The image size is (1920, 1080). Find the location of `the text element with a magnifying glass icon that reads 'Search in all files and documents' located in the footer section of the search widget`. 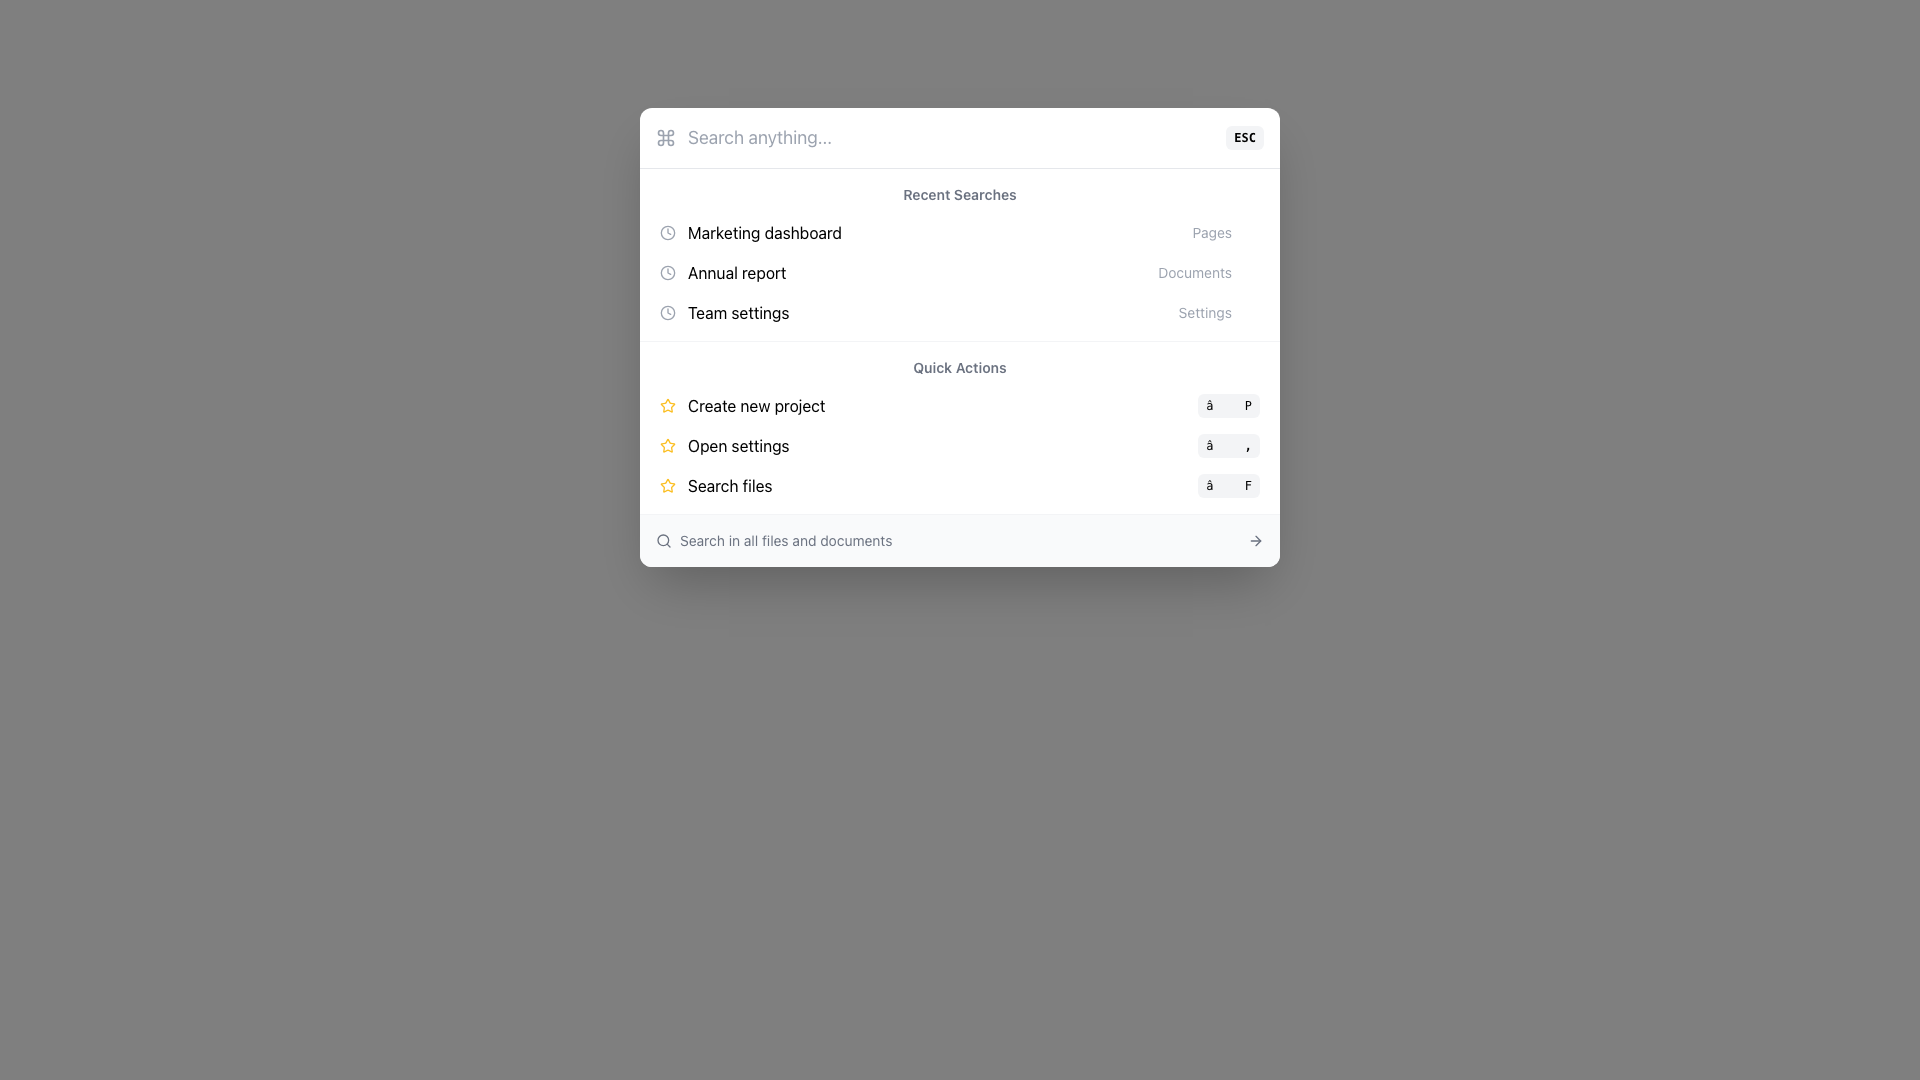

the text element with a magnifying glass icon that reads 'Search in all files and documents' located in the footer section of the search widget is located at coordinates (773, 540).